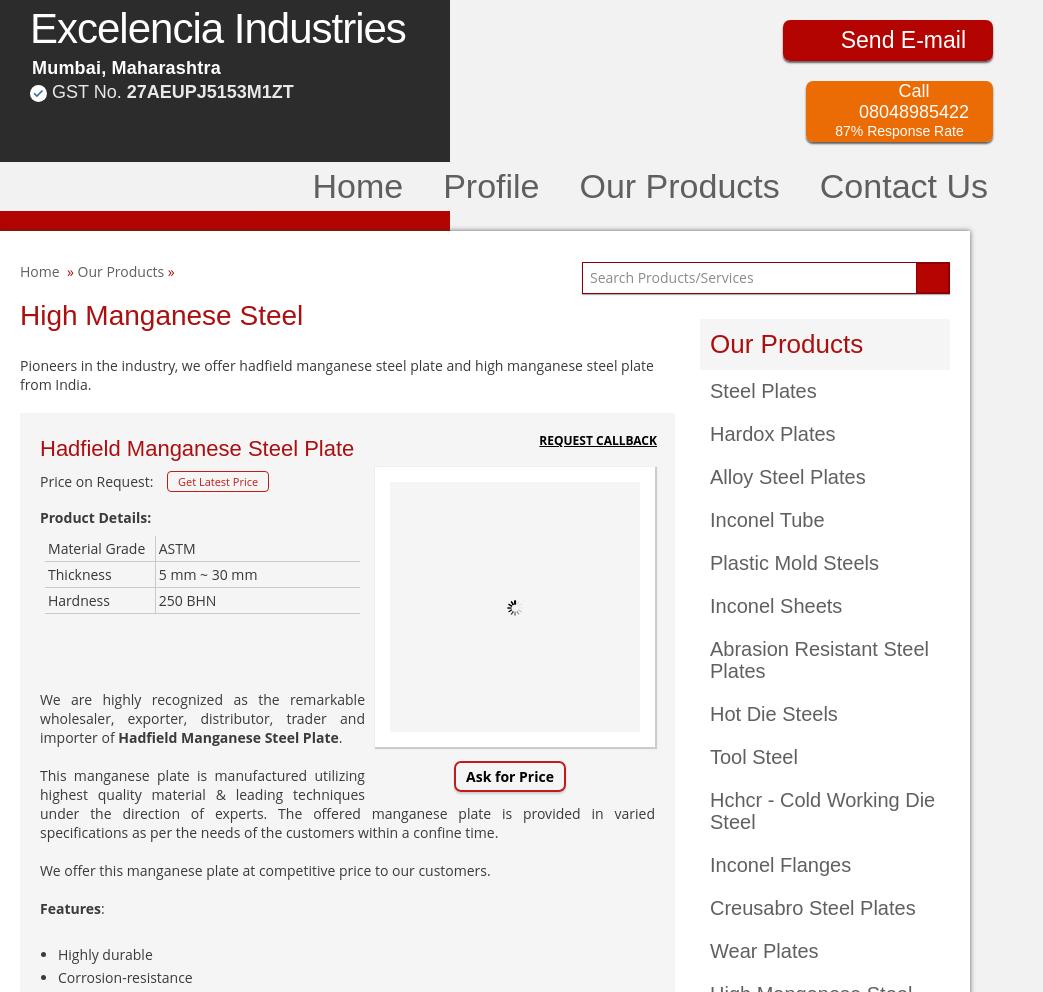 The height and width of the screenshot is (992, 1043). What do you see at coordinates (779, 864) in the screenshot?
I see `'Inconel Flanges'` at bounding box center [779, 864].